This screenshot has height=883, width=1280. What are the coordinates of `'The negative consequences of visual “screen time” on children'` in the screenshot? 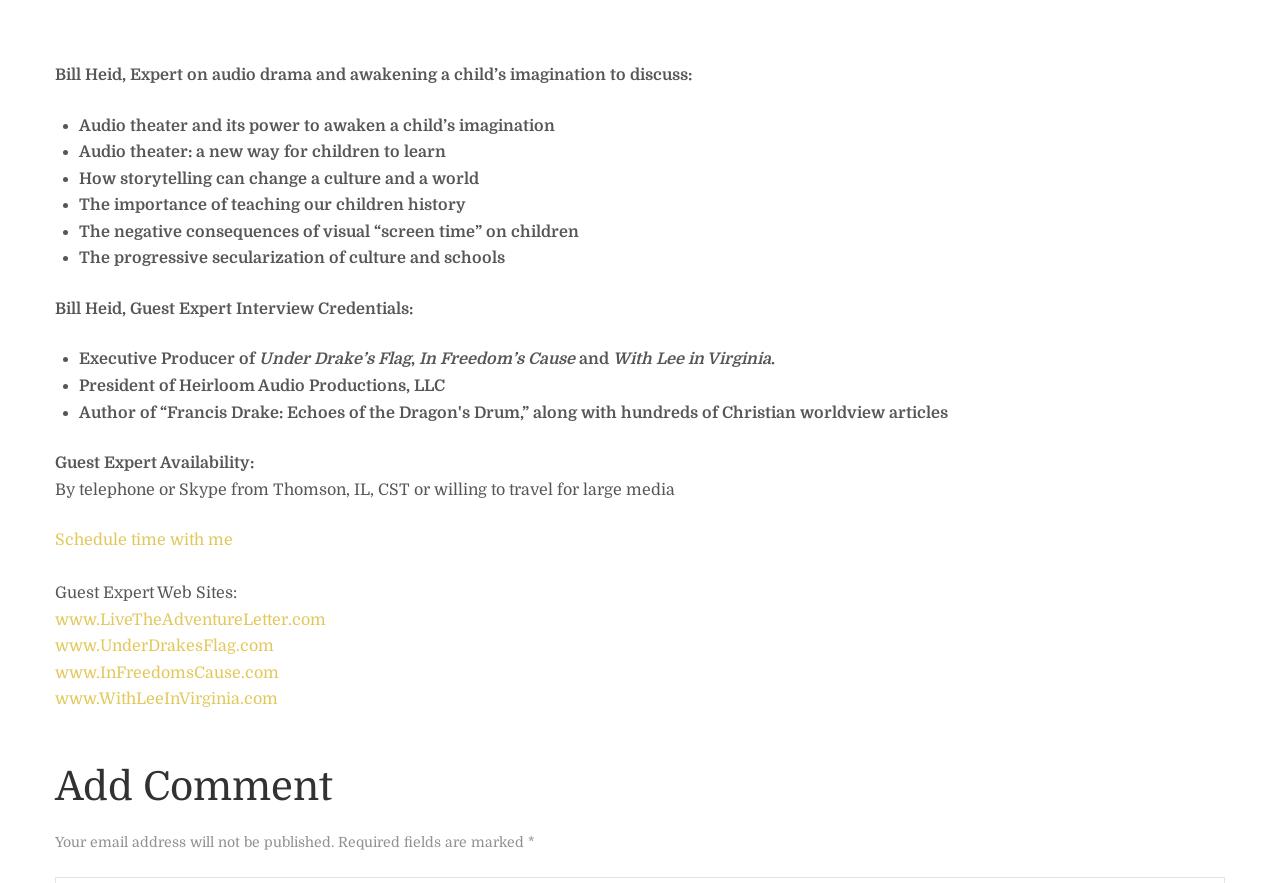 It's located at (78, 230).